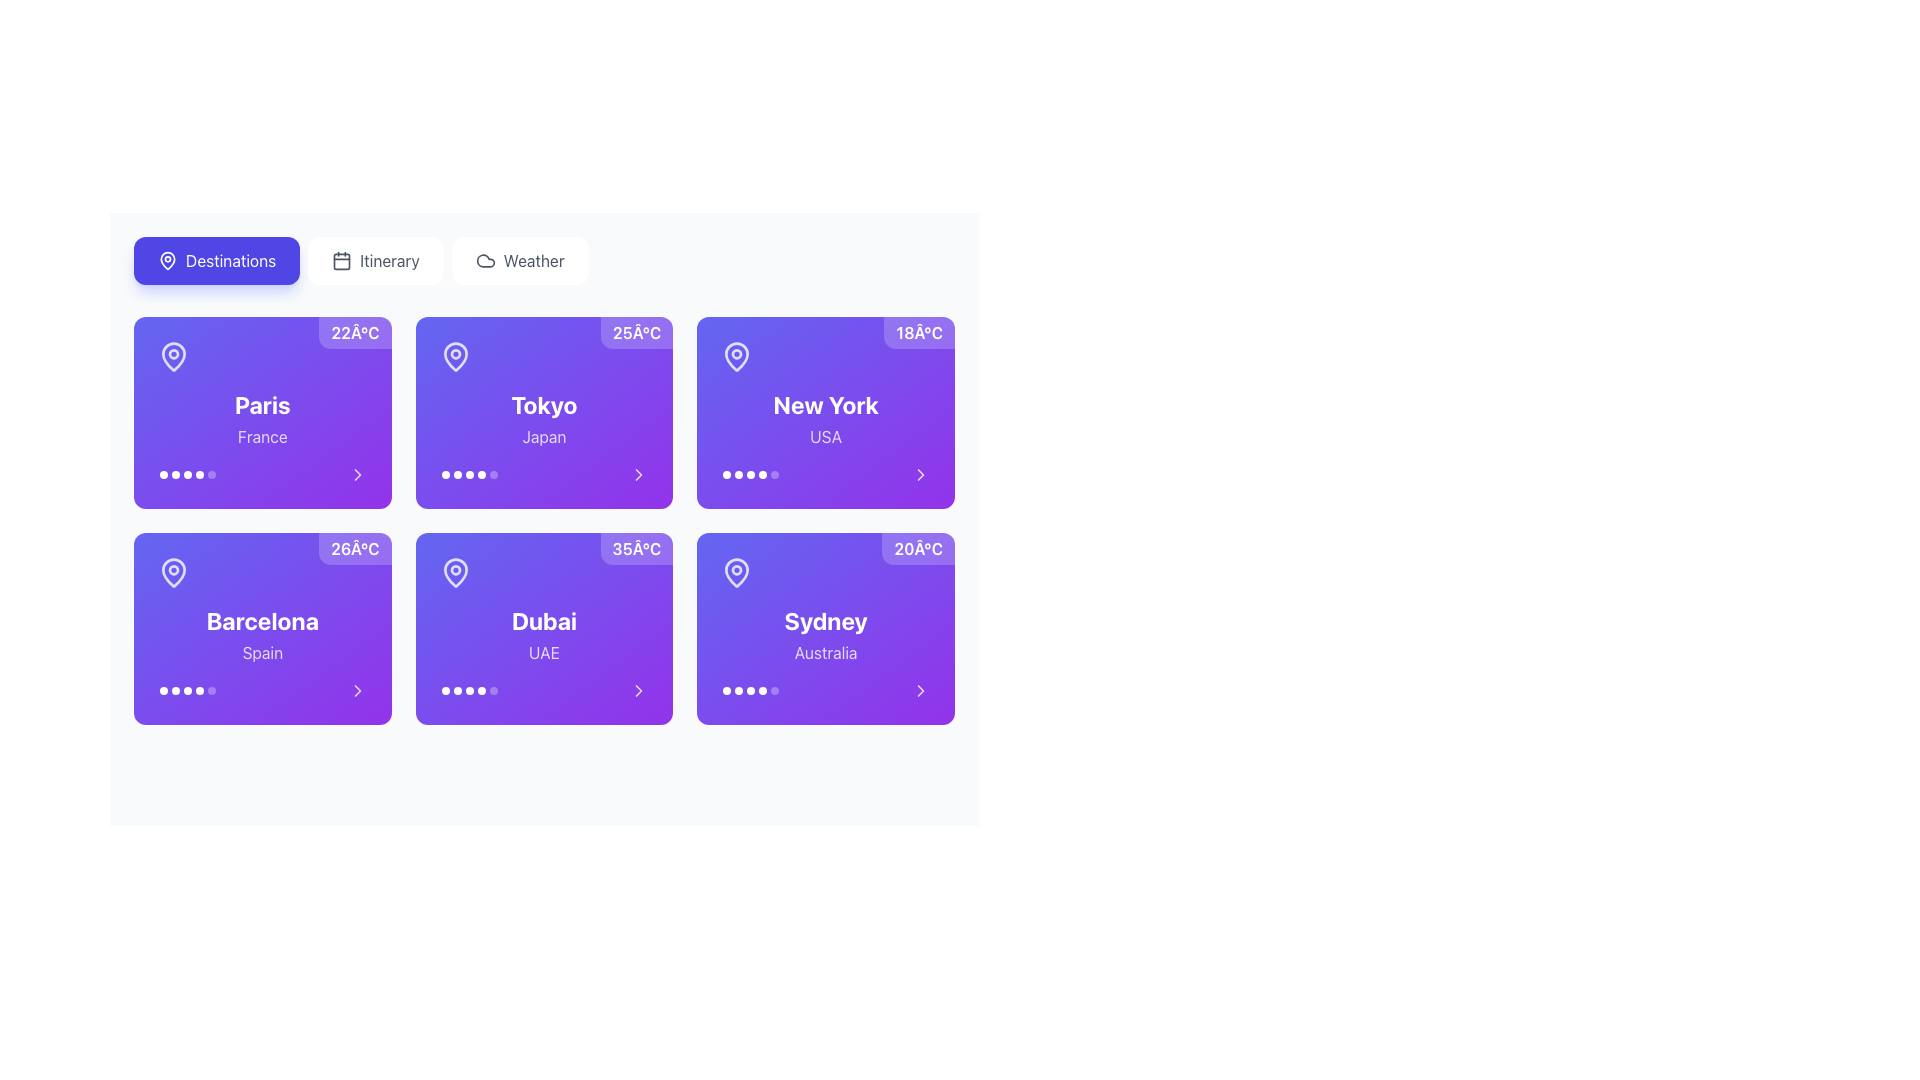 The width and height of the screenshot is (1920, 1080). I want to click on the text label reading 'Australia' located beneath the 'Sydney' text in the weather information card, so click(826, 652).